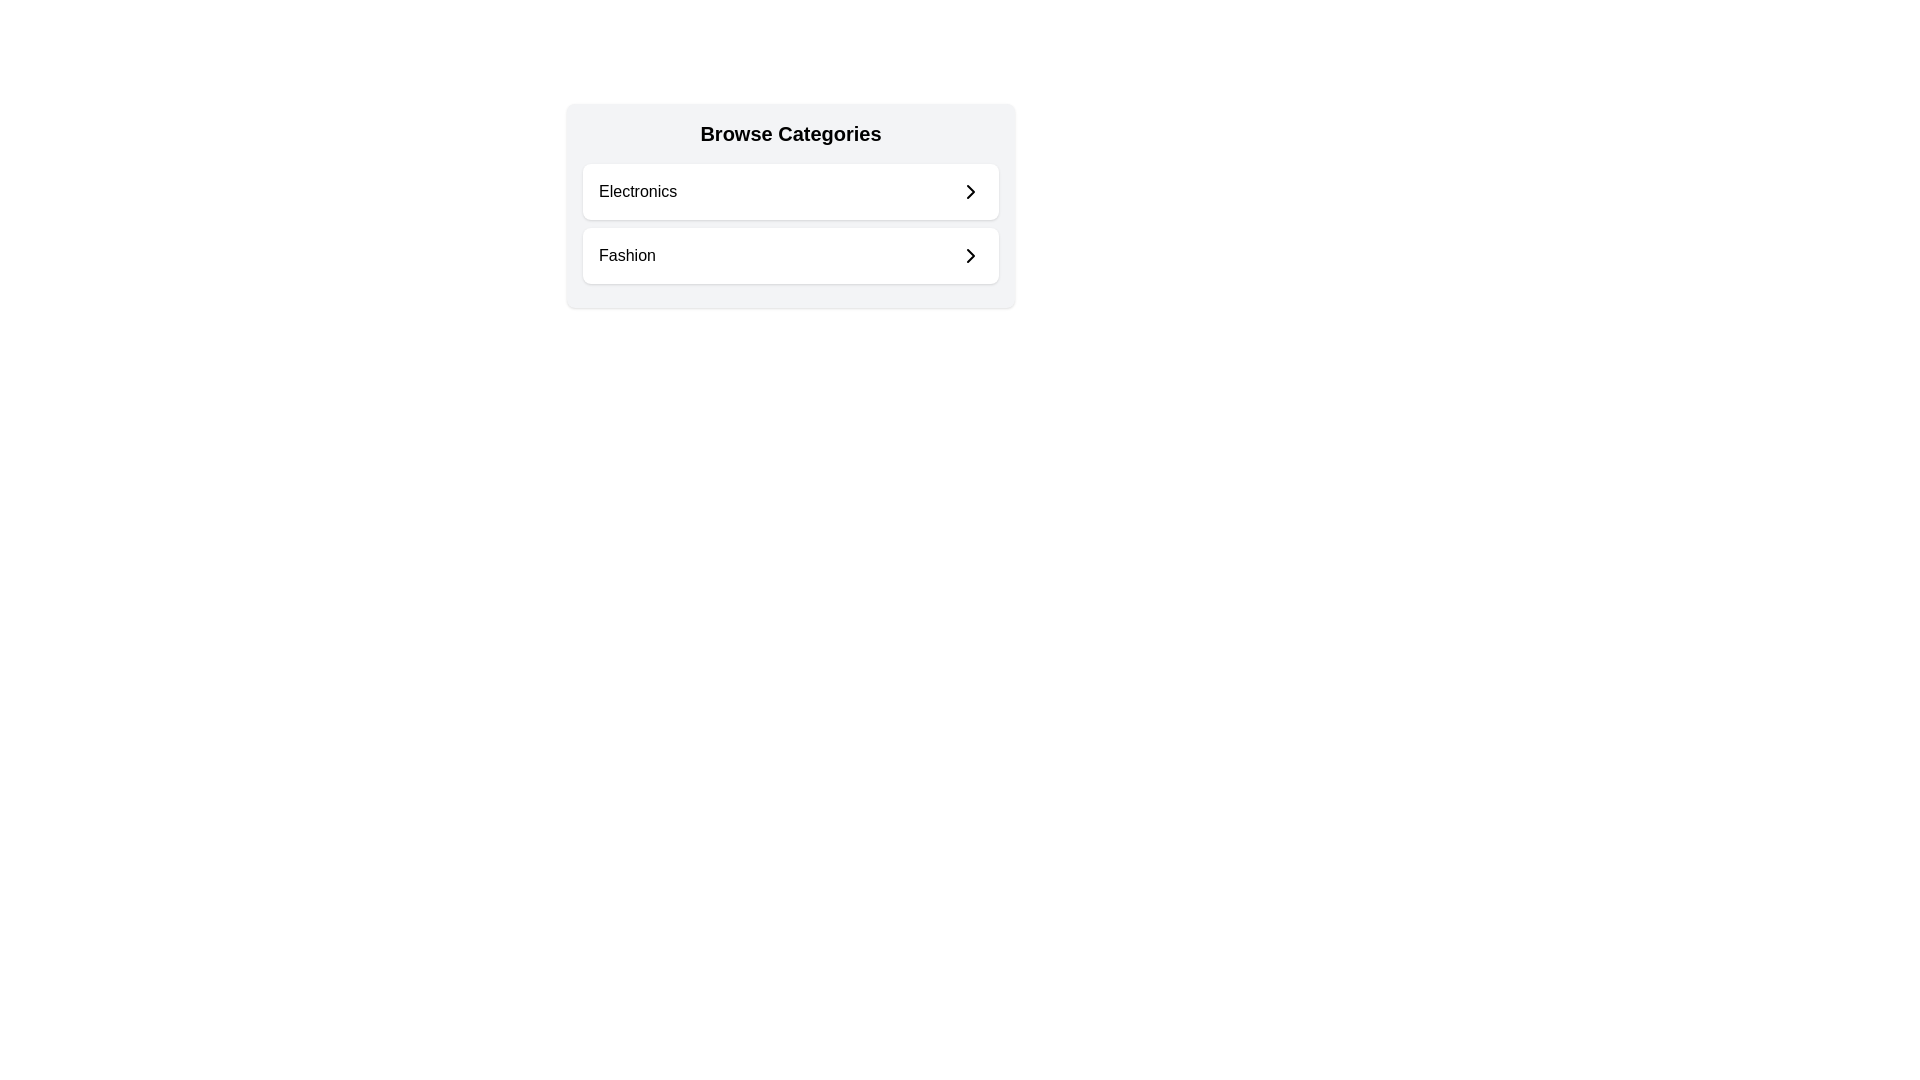 The height and width of the screenshot is (1080, 1920). Describe the element at coordinates (970, 192) in the screenshot. I see `the right-pointing chevron arrow icon, which is a minimalist navigation element located within the 'Electronics' selection box` at that location.